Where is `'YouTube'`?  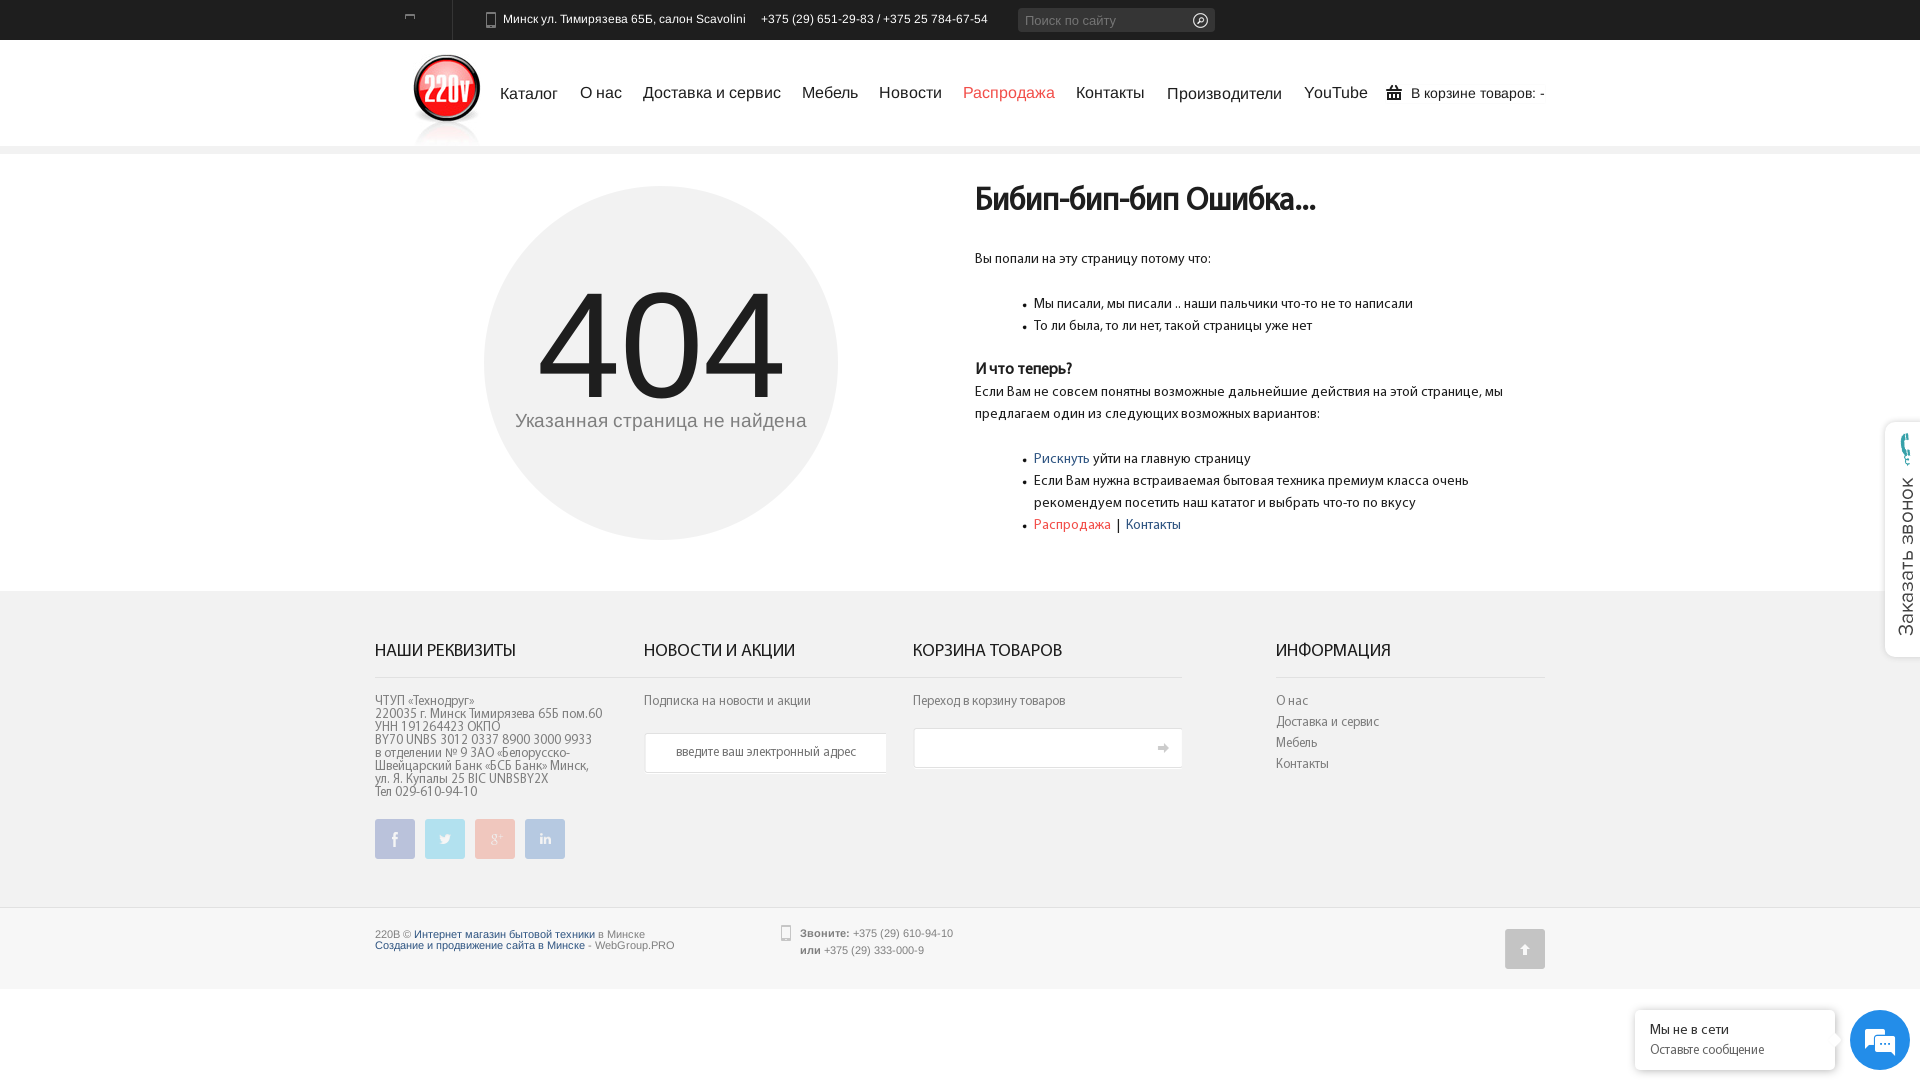
'YouTube' is located at coordinates (1335, 95).